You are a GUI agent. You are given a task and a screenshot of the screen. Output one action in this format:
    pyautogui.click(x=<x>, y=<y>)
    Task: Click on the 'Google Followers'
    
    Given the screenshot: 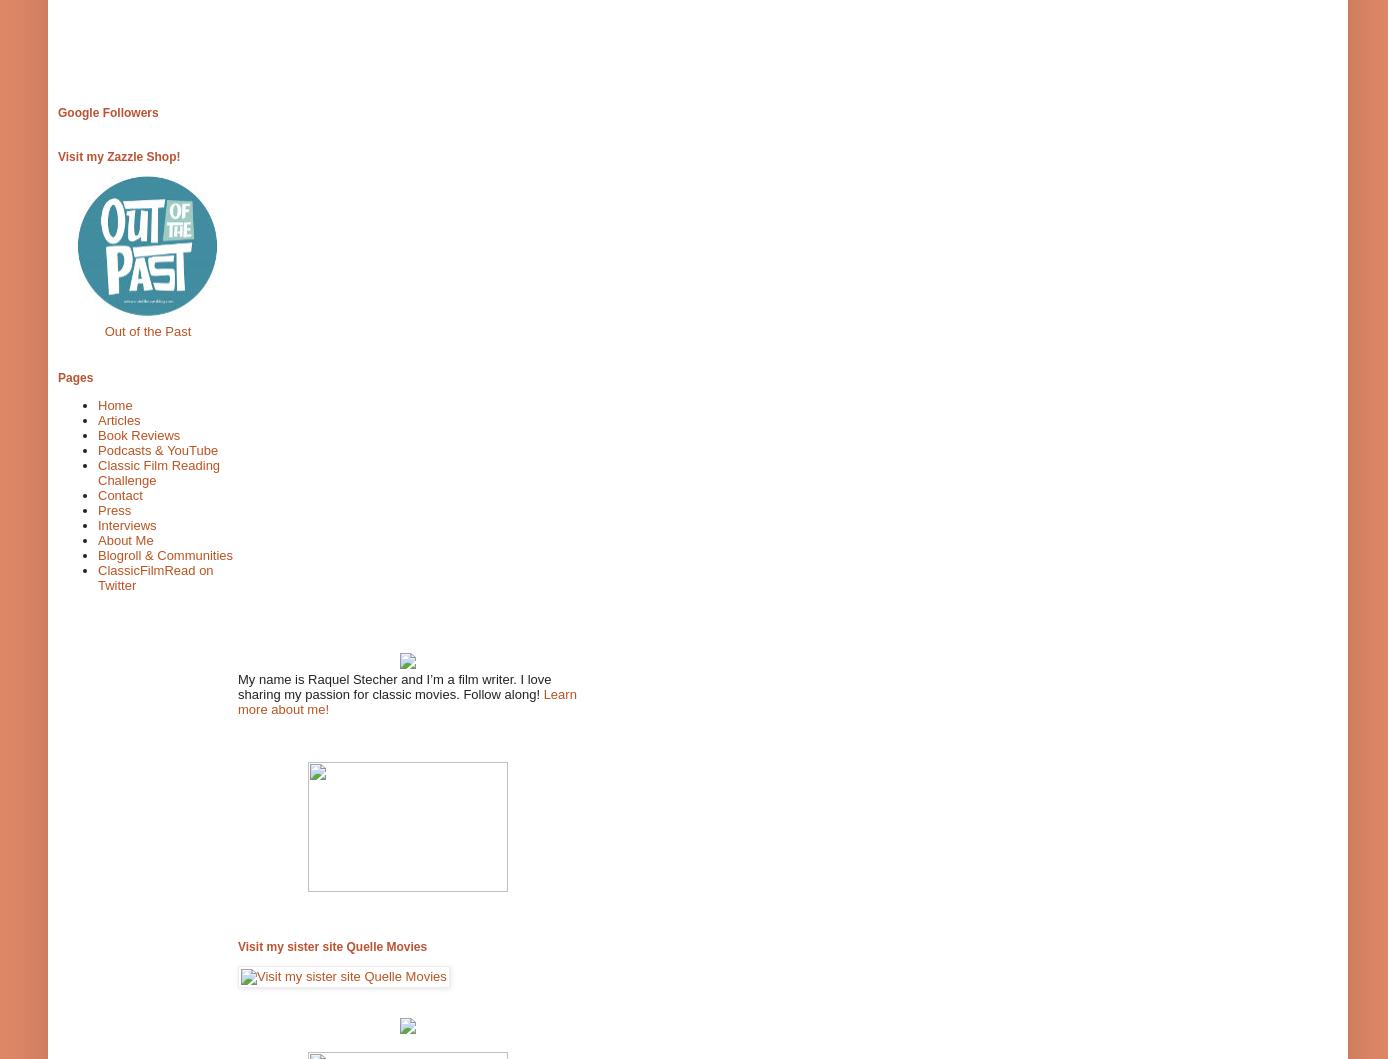 What is the action you would take?
    pyautogui.click(x=58, y=111)
    